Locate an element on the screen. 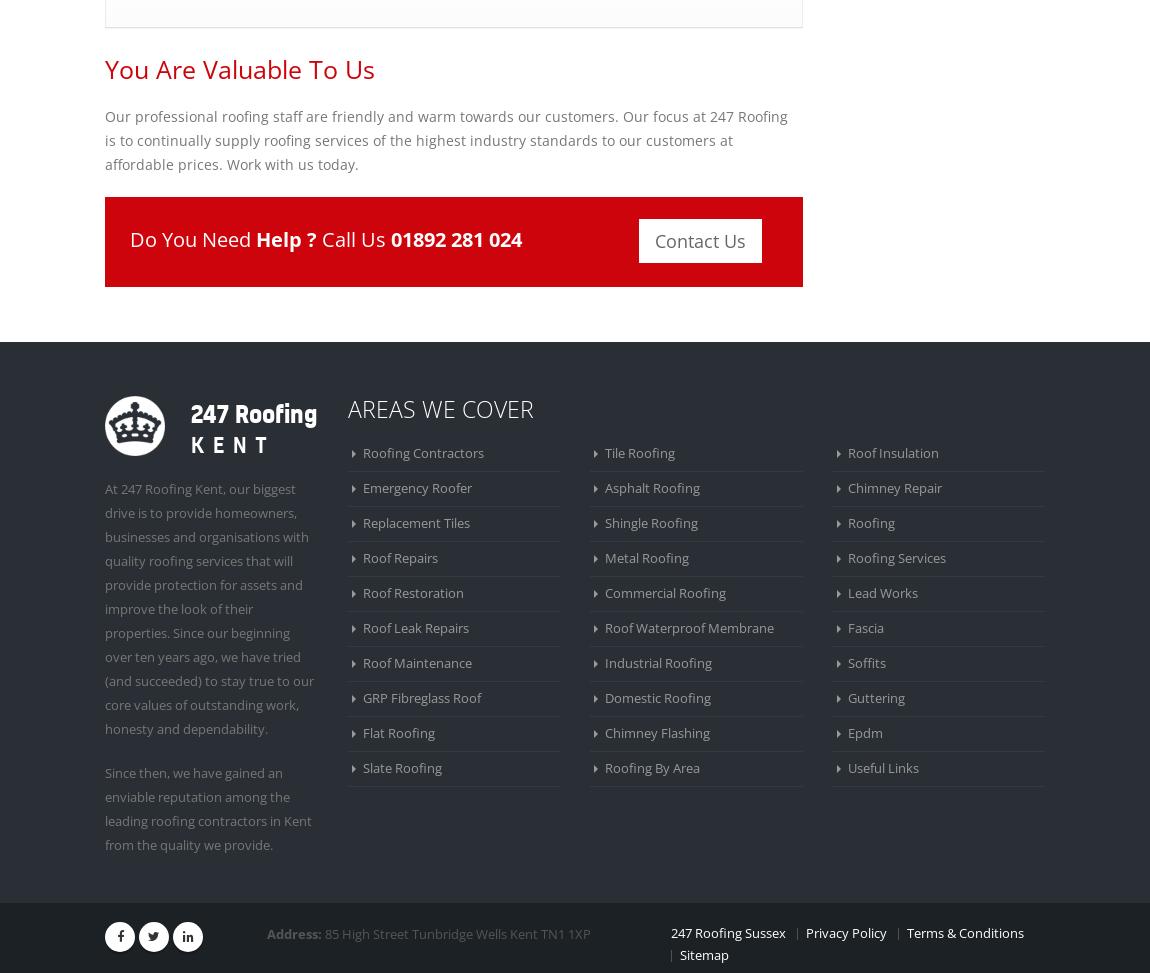  'Address:' is located at coordinates (293, 933).